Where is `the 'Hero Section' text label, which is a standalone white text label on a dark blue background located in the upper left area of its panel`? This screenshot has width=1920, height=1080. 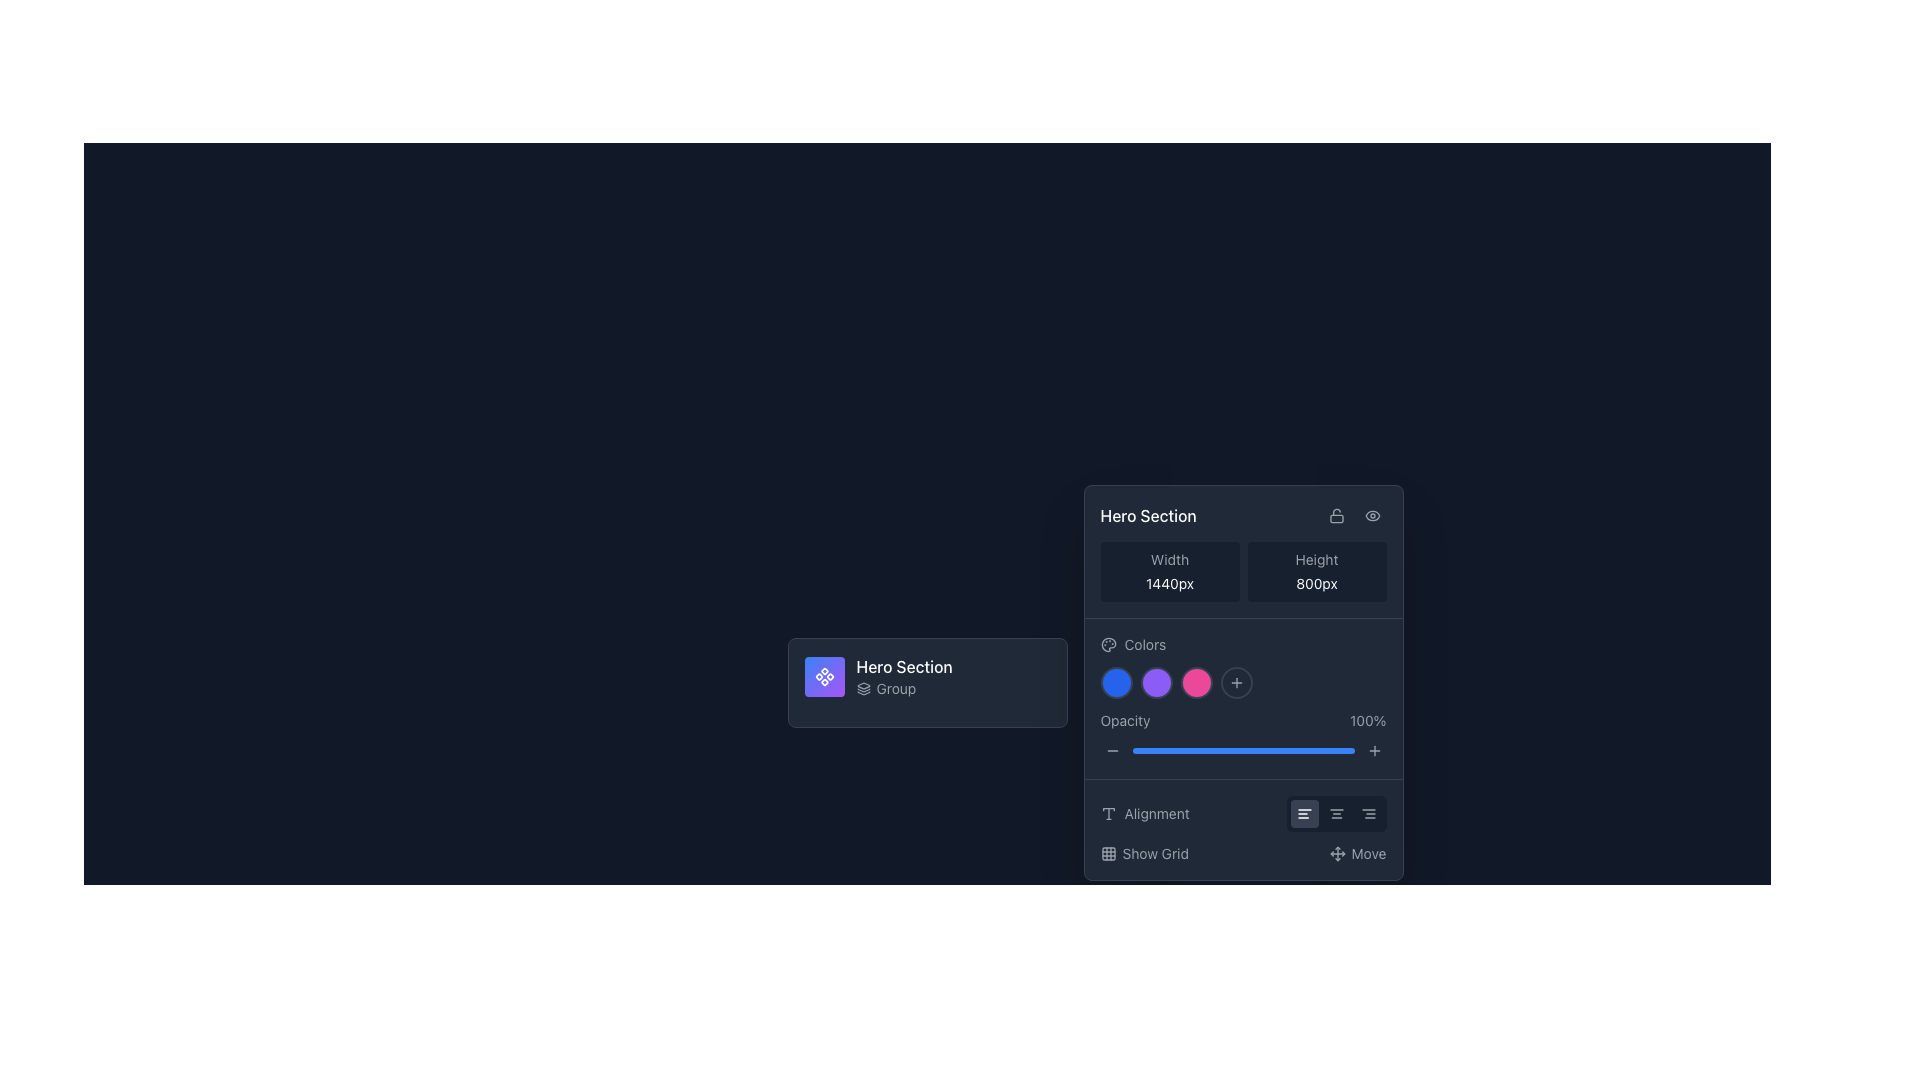 the 'Hero Section' text label, which is a standalone white text label on a dark blue background located in the upper left area of its panel is located at coordinates (1148, 515).